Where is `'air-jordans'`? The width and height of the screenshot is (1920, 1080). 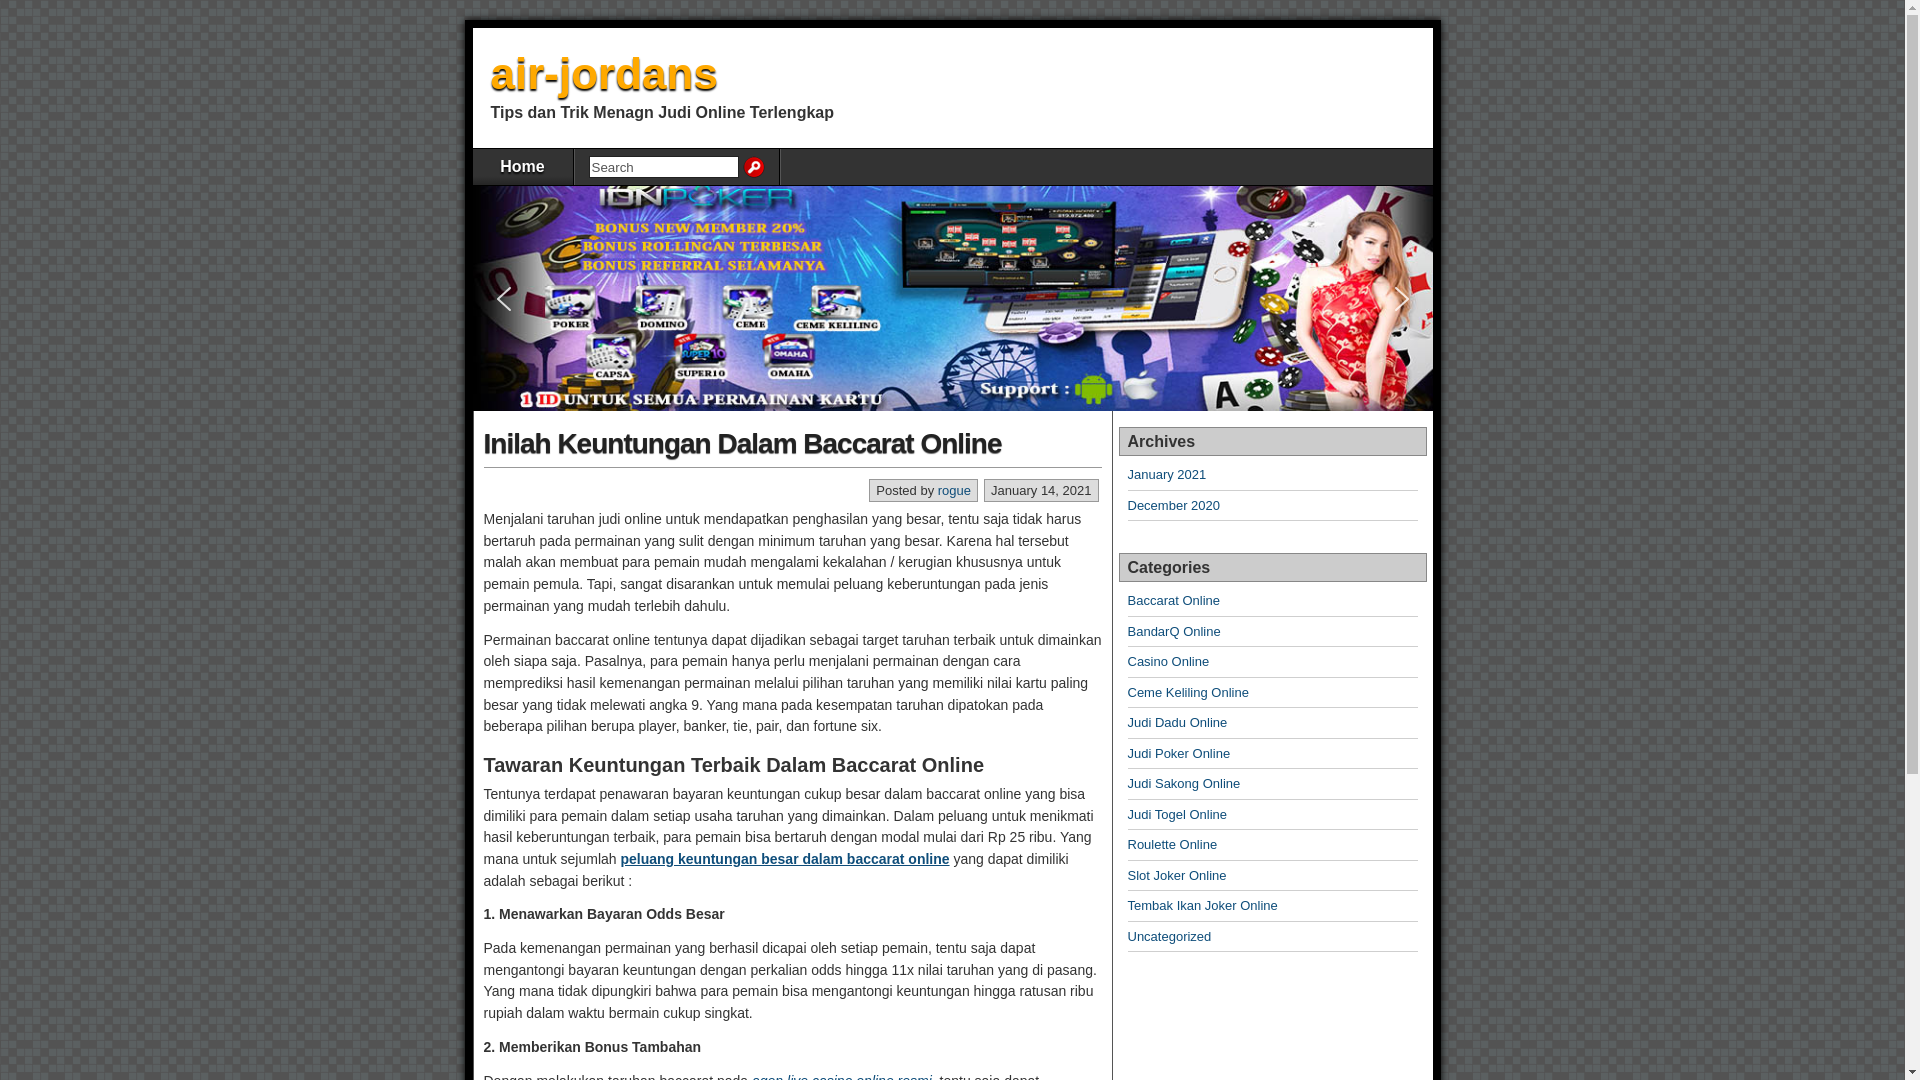 'air-jordans' is located at coordinates (602, 72).